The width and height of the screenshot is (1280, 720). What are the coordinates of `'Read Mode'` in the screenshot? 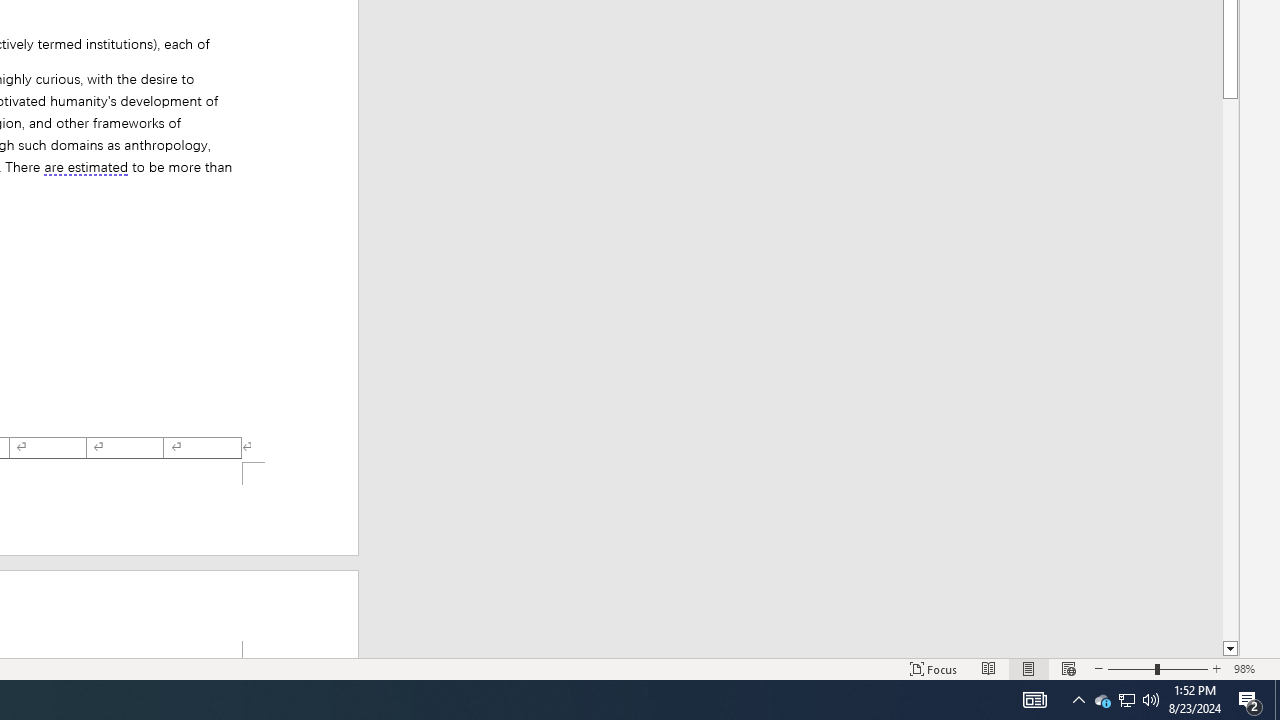 It's located at (988, 669).